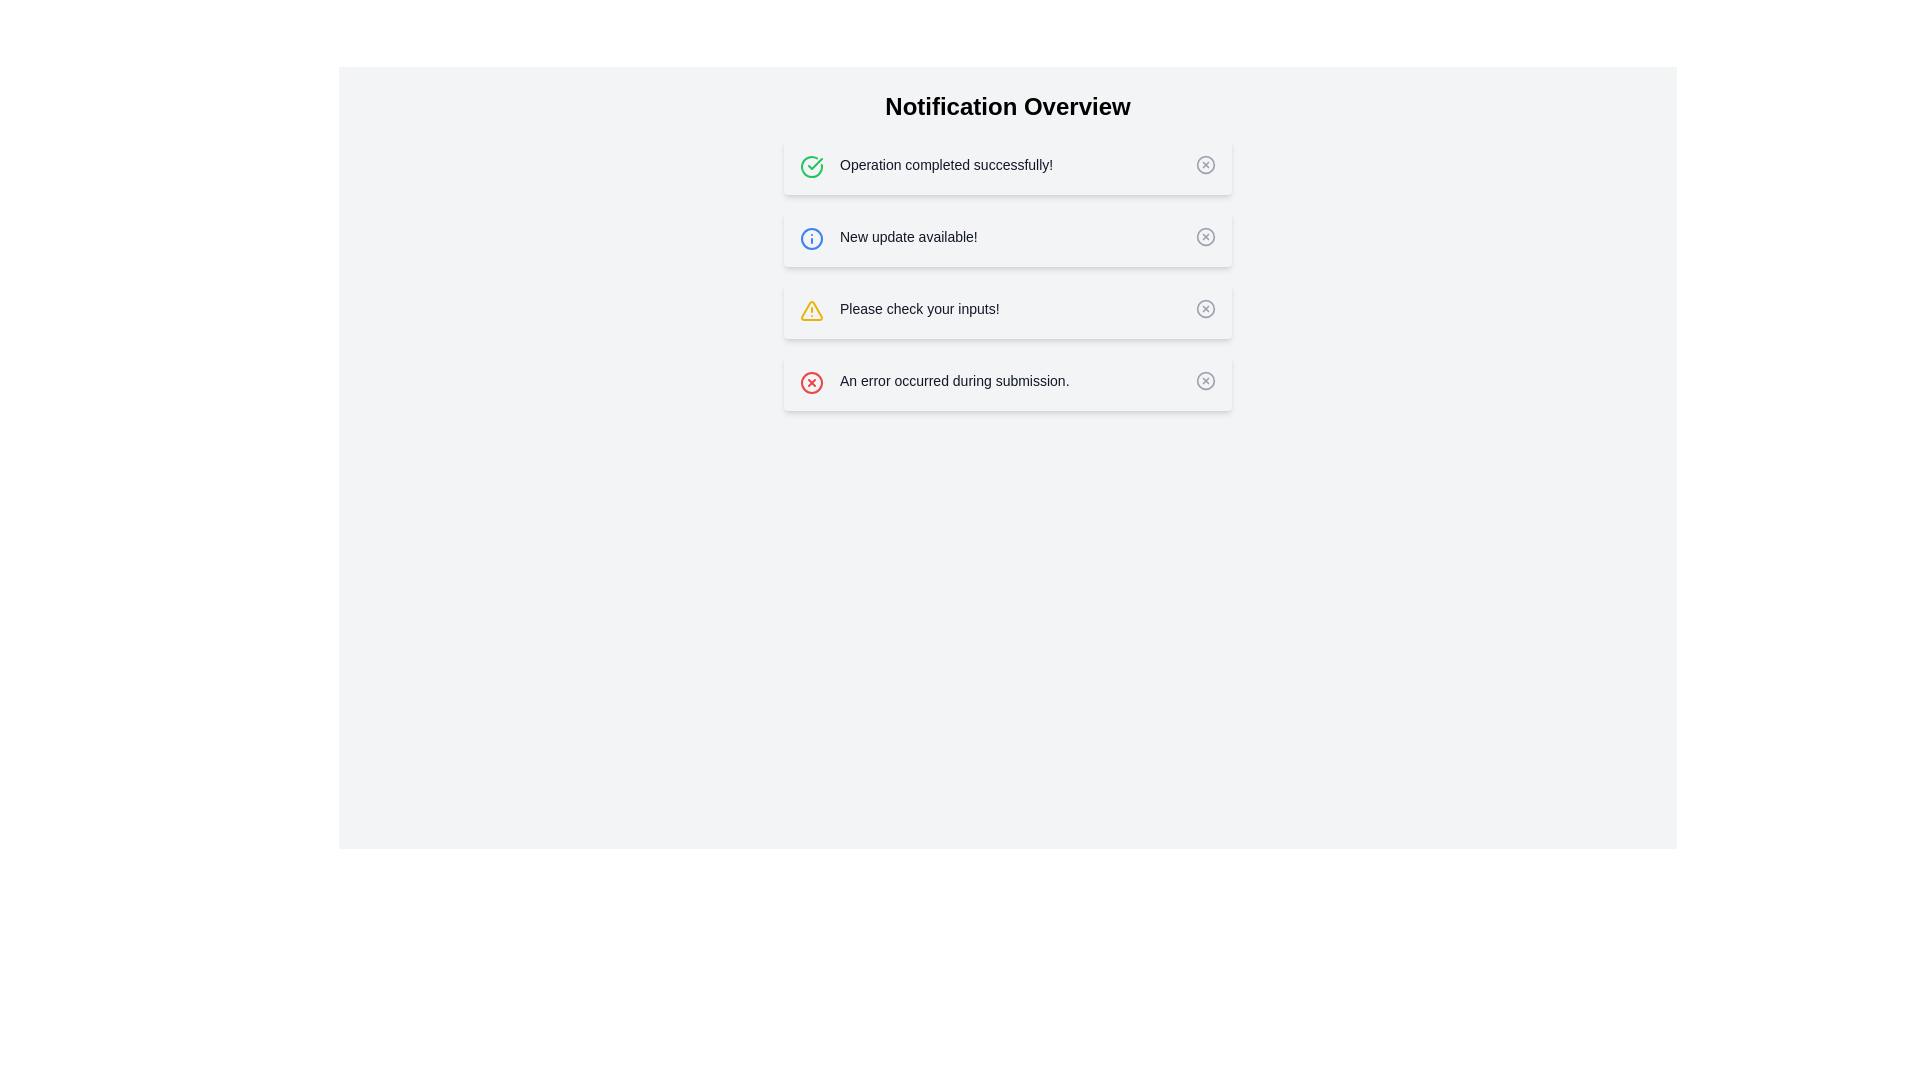 This screenshot has width=1920, height=1080. I want to click on the yellow triangular warning icon with a centered exclamation mark, which is the leftmost icon in the third row of the notification list, so click(811, 311).